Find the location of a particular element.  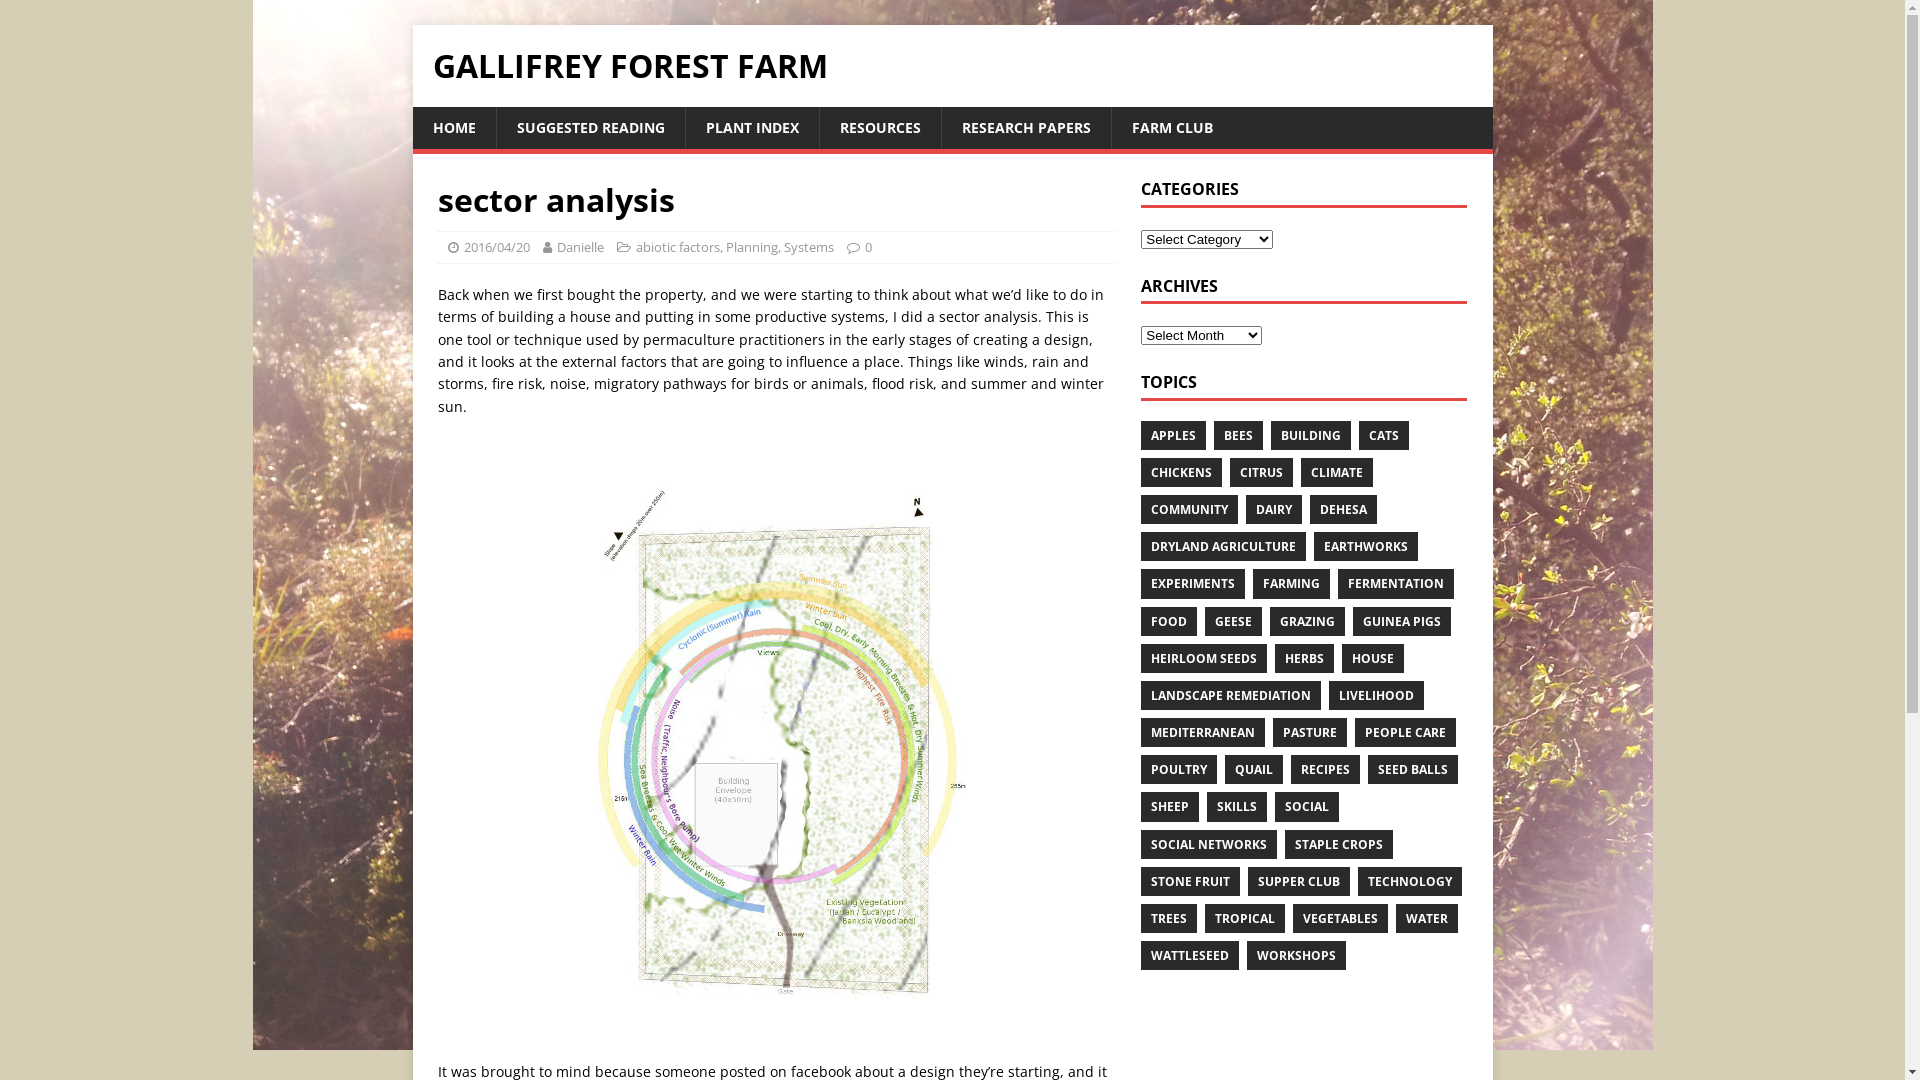

'GRAZING' is located at coordinates (1307, 619).